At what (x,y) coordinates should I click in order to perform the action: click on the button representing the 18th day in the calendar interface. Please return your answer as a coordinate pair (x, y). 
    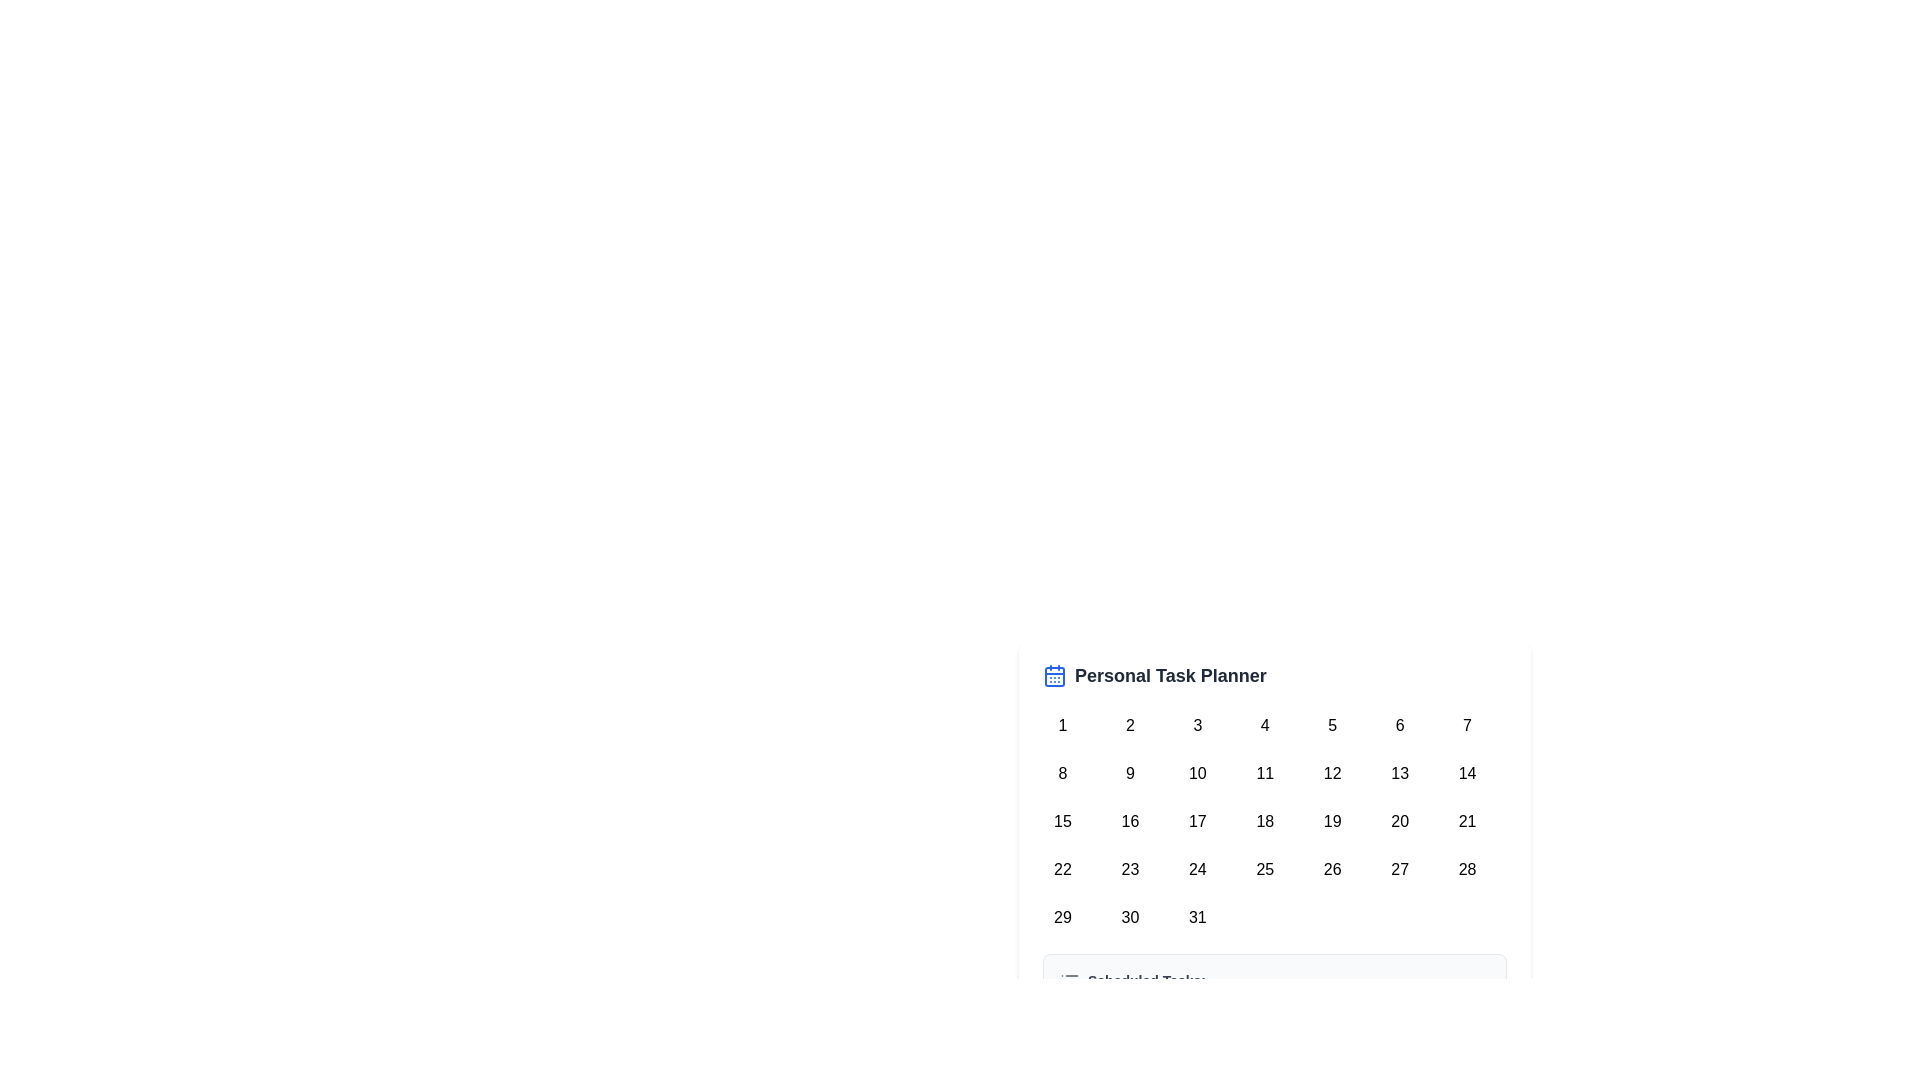
    Looking at the image, I should click on (1264, 821).